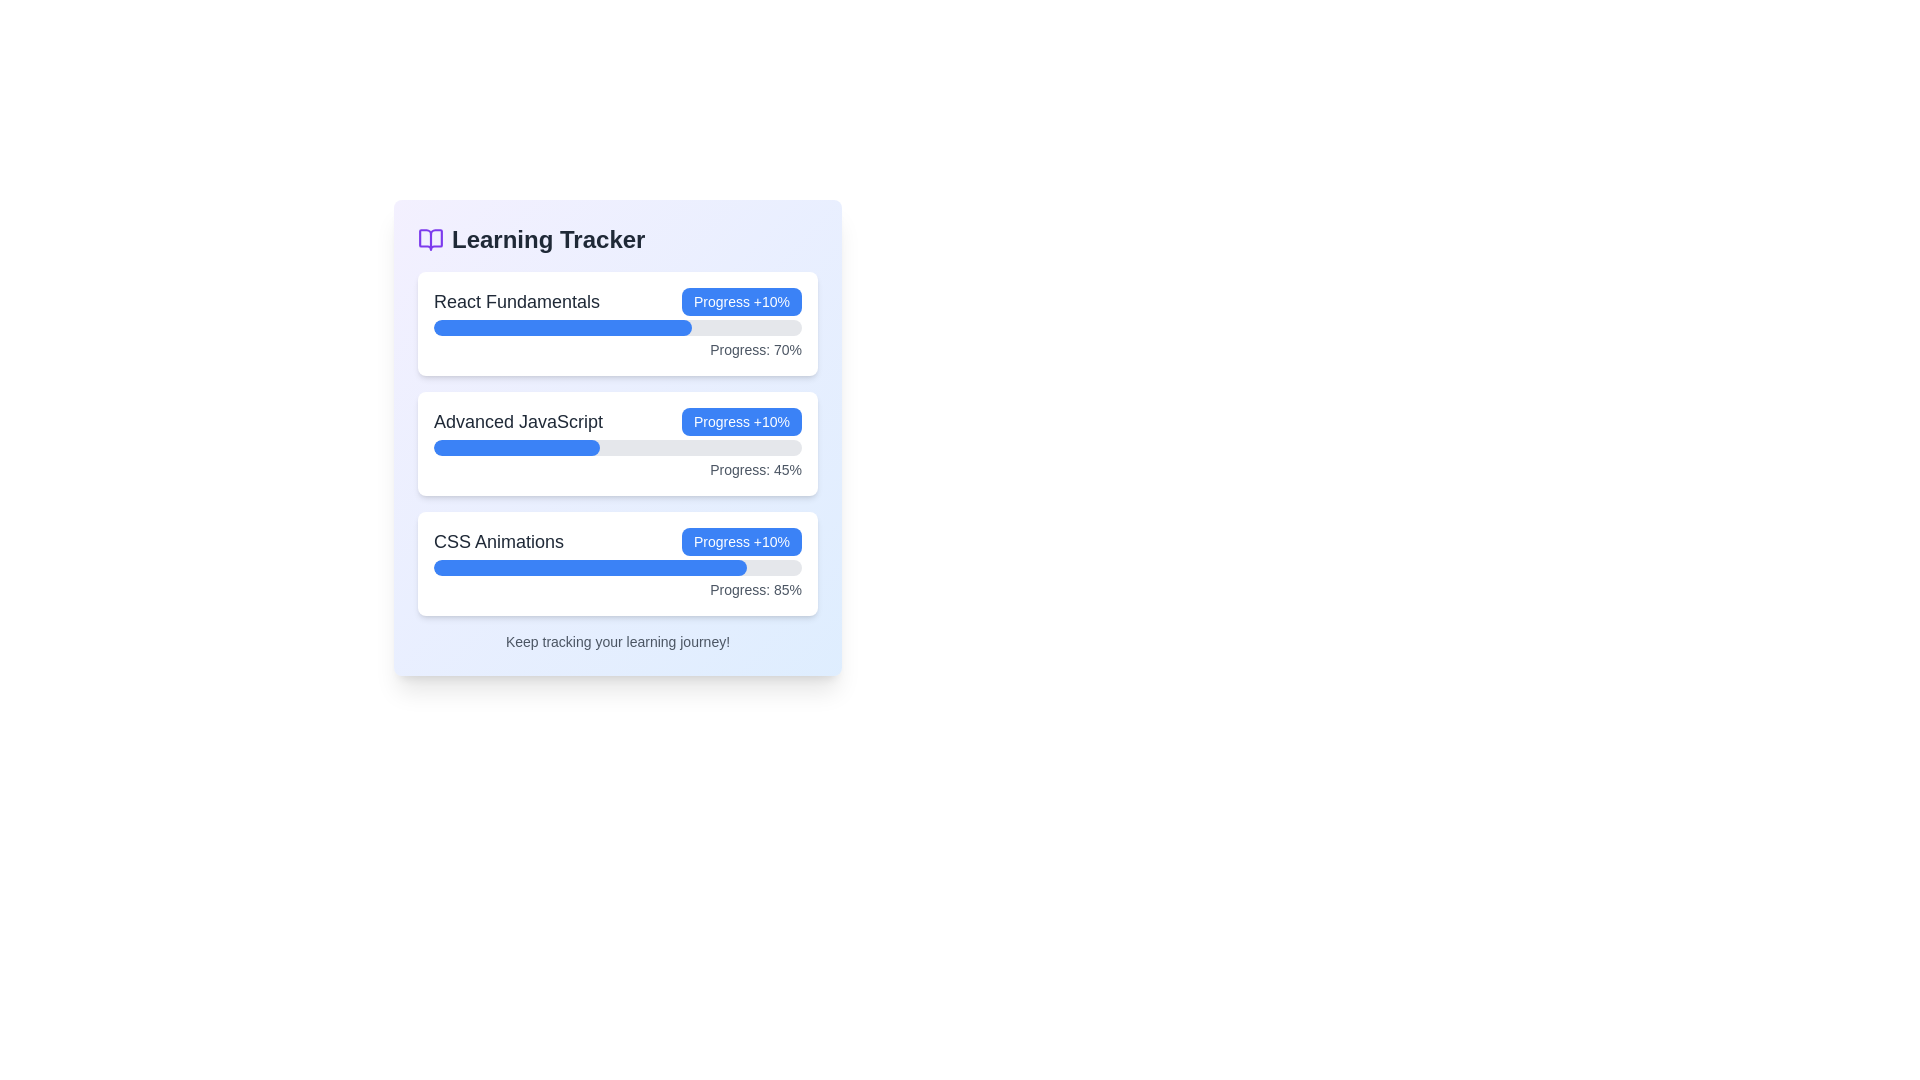 Image resolution: width=1920 pixels, height=1080 pixels. What do you see at coordinates (561, 326) in the screenshot?
I see `the visual representation of the Progress bar segment indicating 70% completion for the 'React Fundamentals' module, located directly beneath its label` at bounding box center [561, 326].